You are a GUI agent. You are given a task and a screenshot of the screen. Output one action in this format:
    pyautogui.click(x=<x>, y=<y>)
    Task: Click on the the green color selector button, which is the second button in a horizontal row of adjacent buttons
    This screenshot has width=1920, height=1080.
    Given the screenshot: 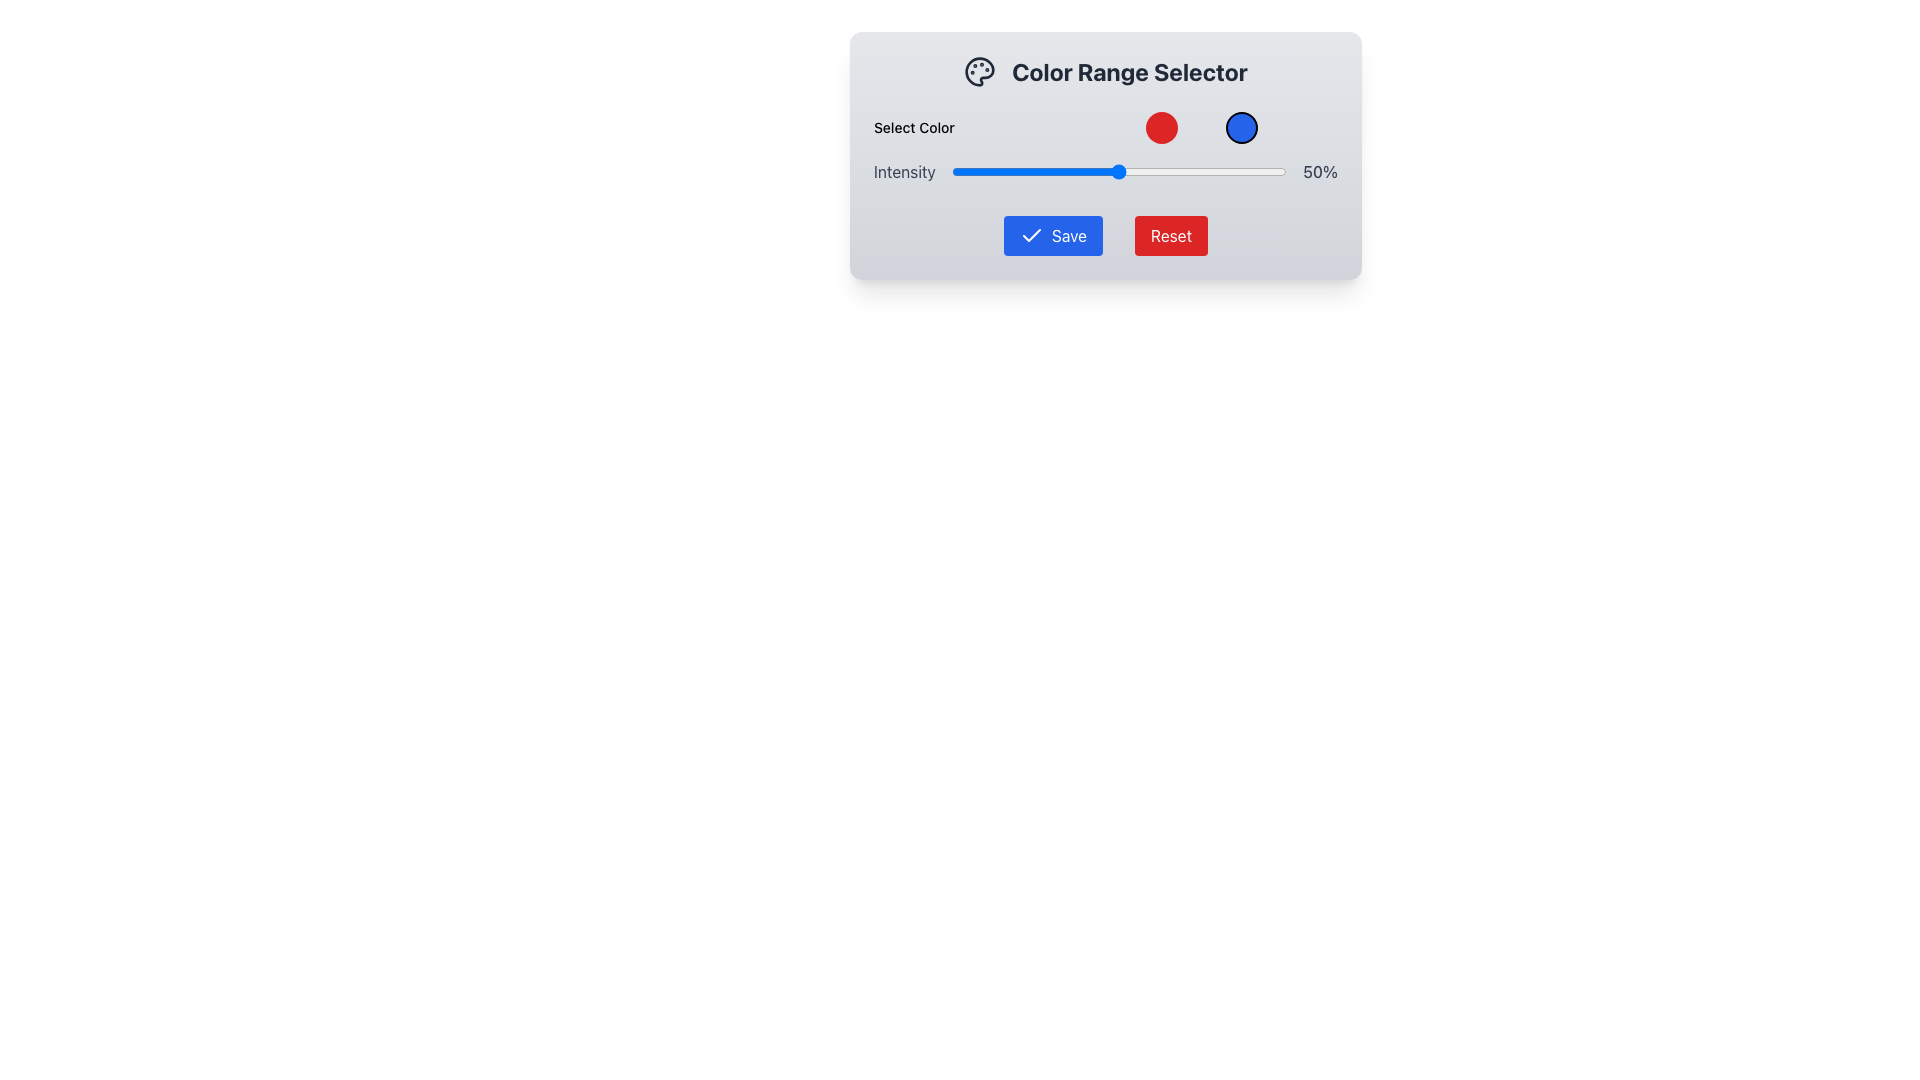 What is the action you would take?
    pyautogui.click(x=1200, y=127)
    